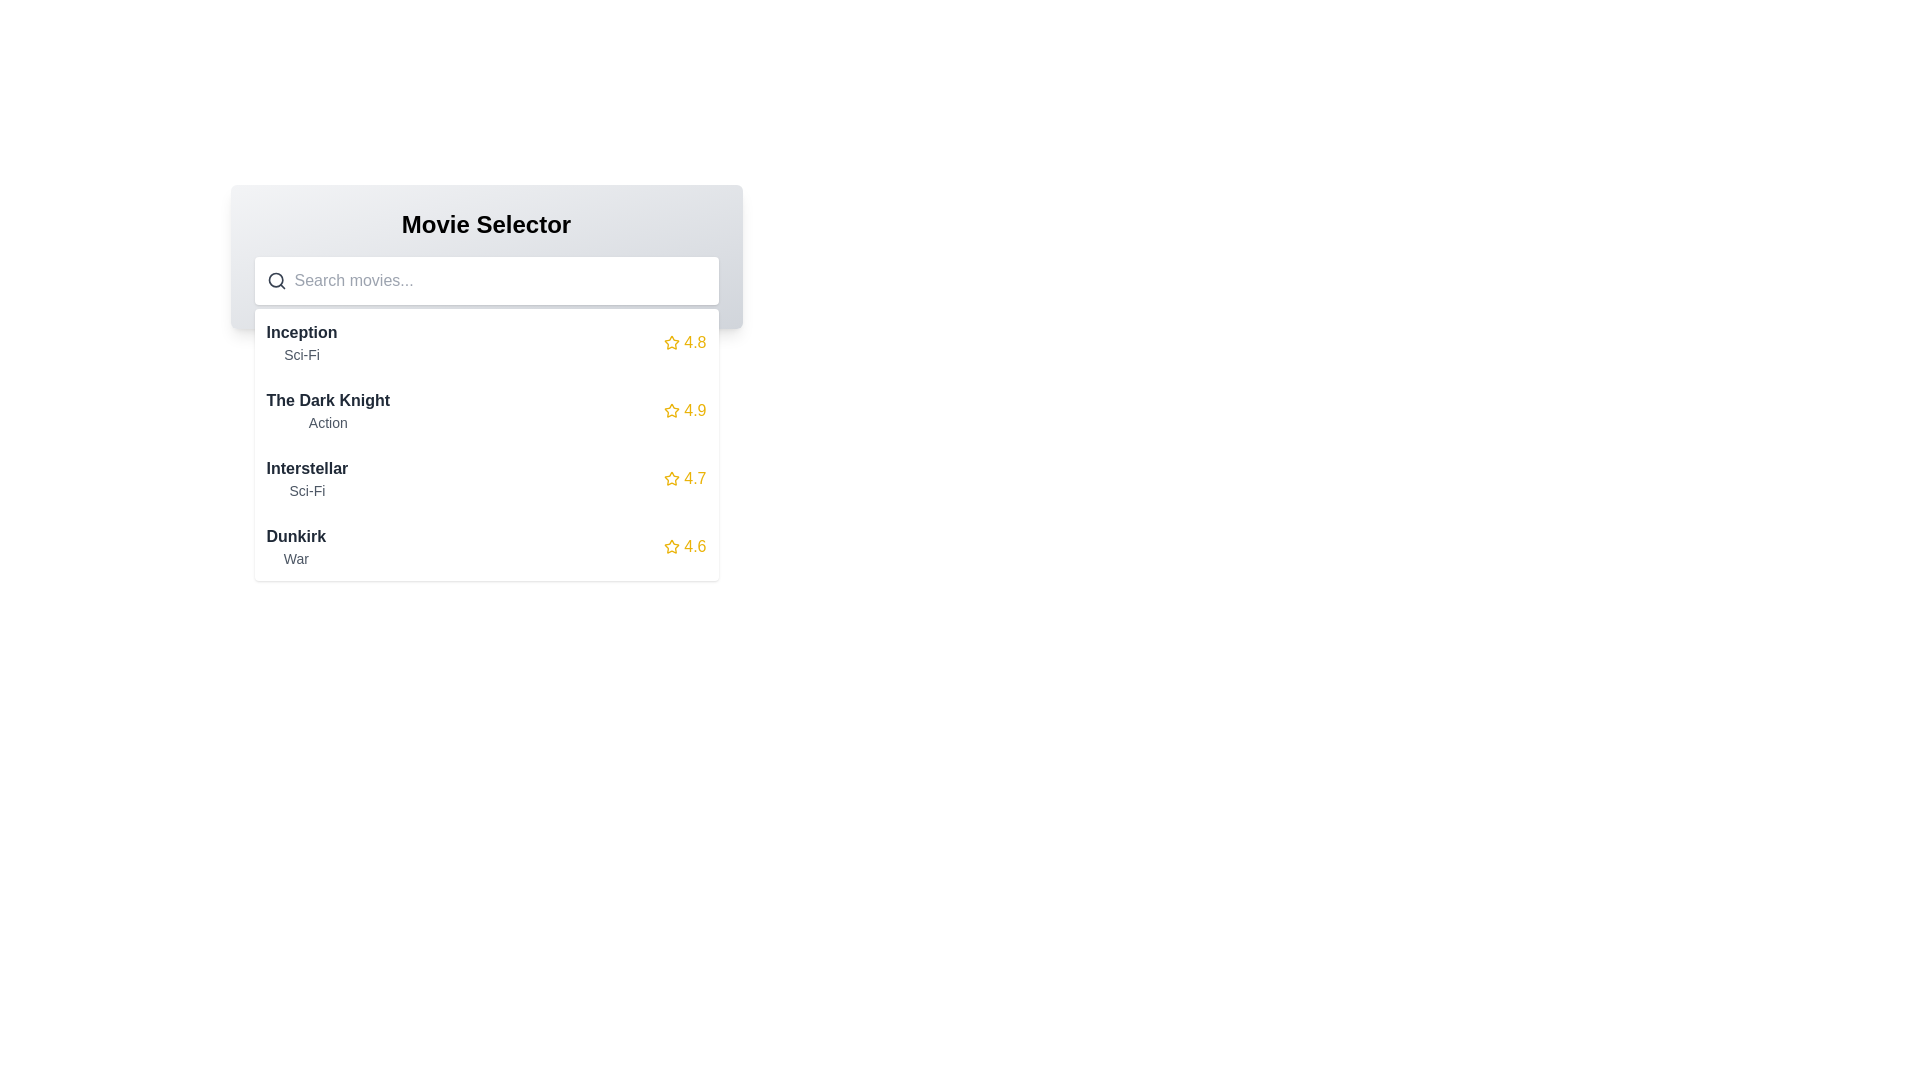  I want to click on the text display block titled 'Inception' which shows the genre 'Sci-Fi', so click(301, 342).